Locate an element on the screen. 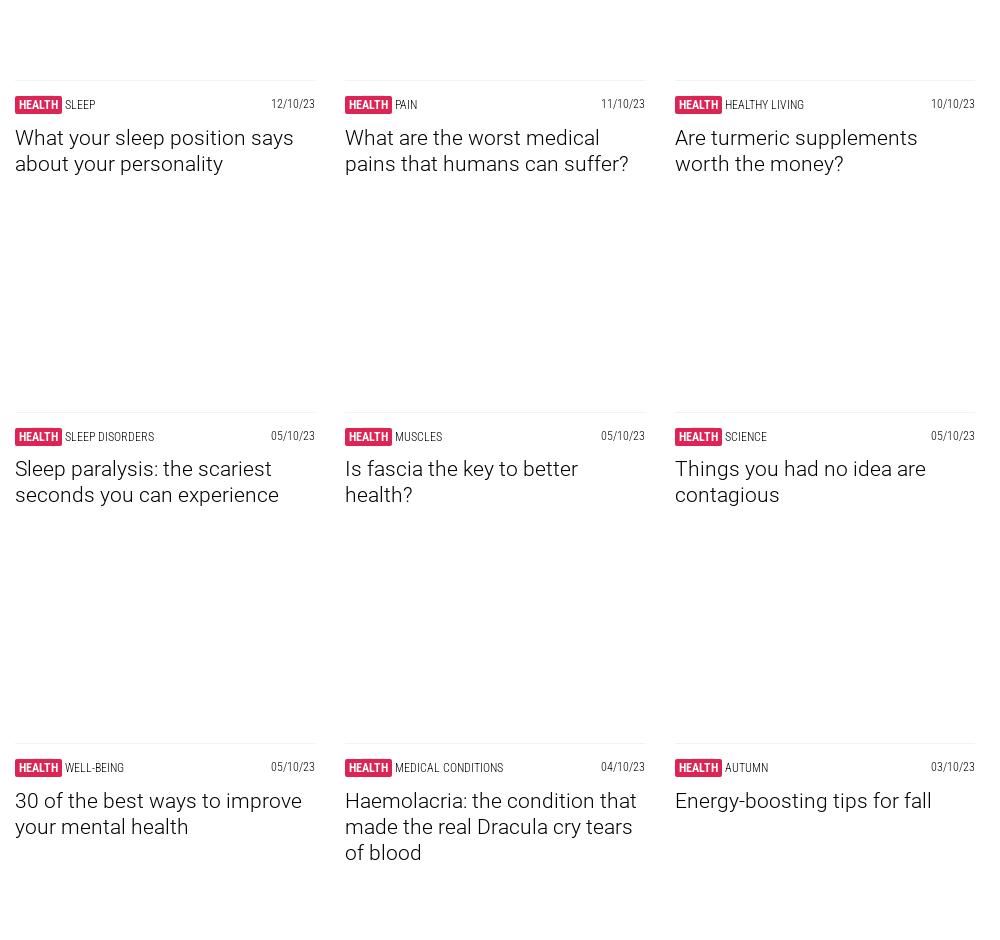  'Autumn' is located at coordinates (745, 766).